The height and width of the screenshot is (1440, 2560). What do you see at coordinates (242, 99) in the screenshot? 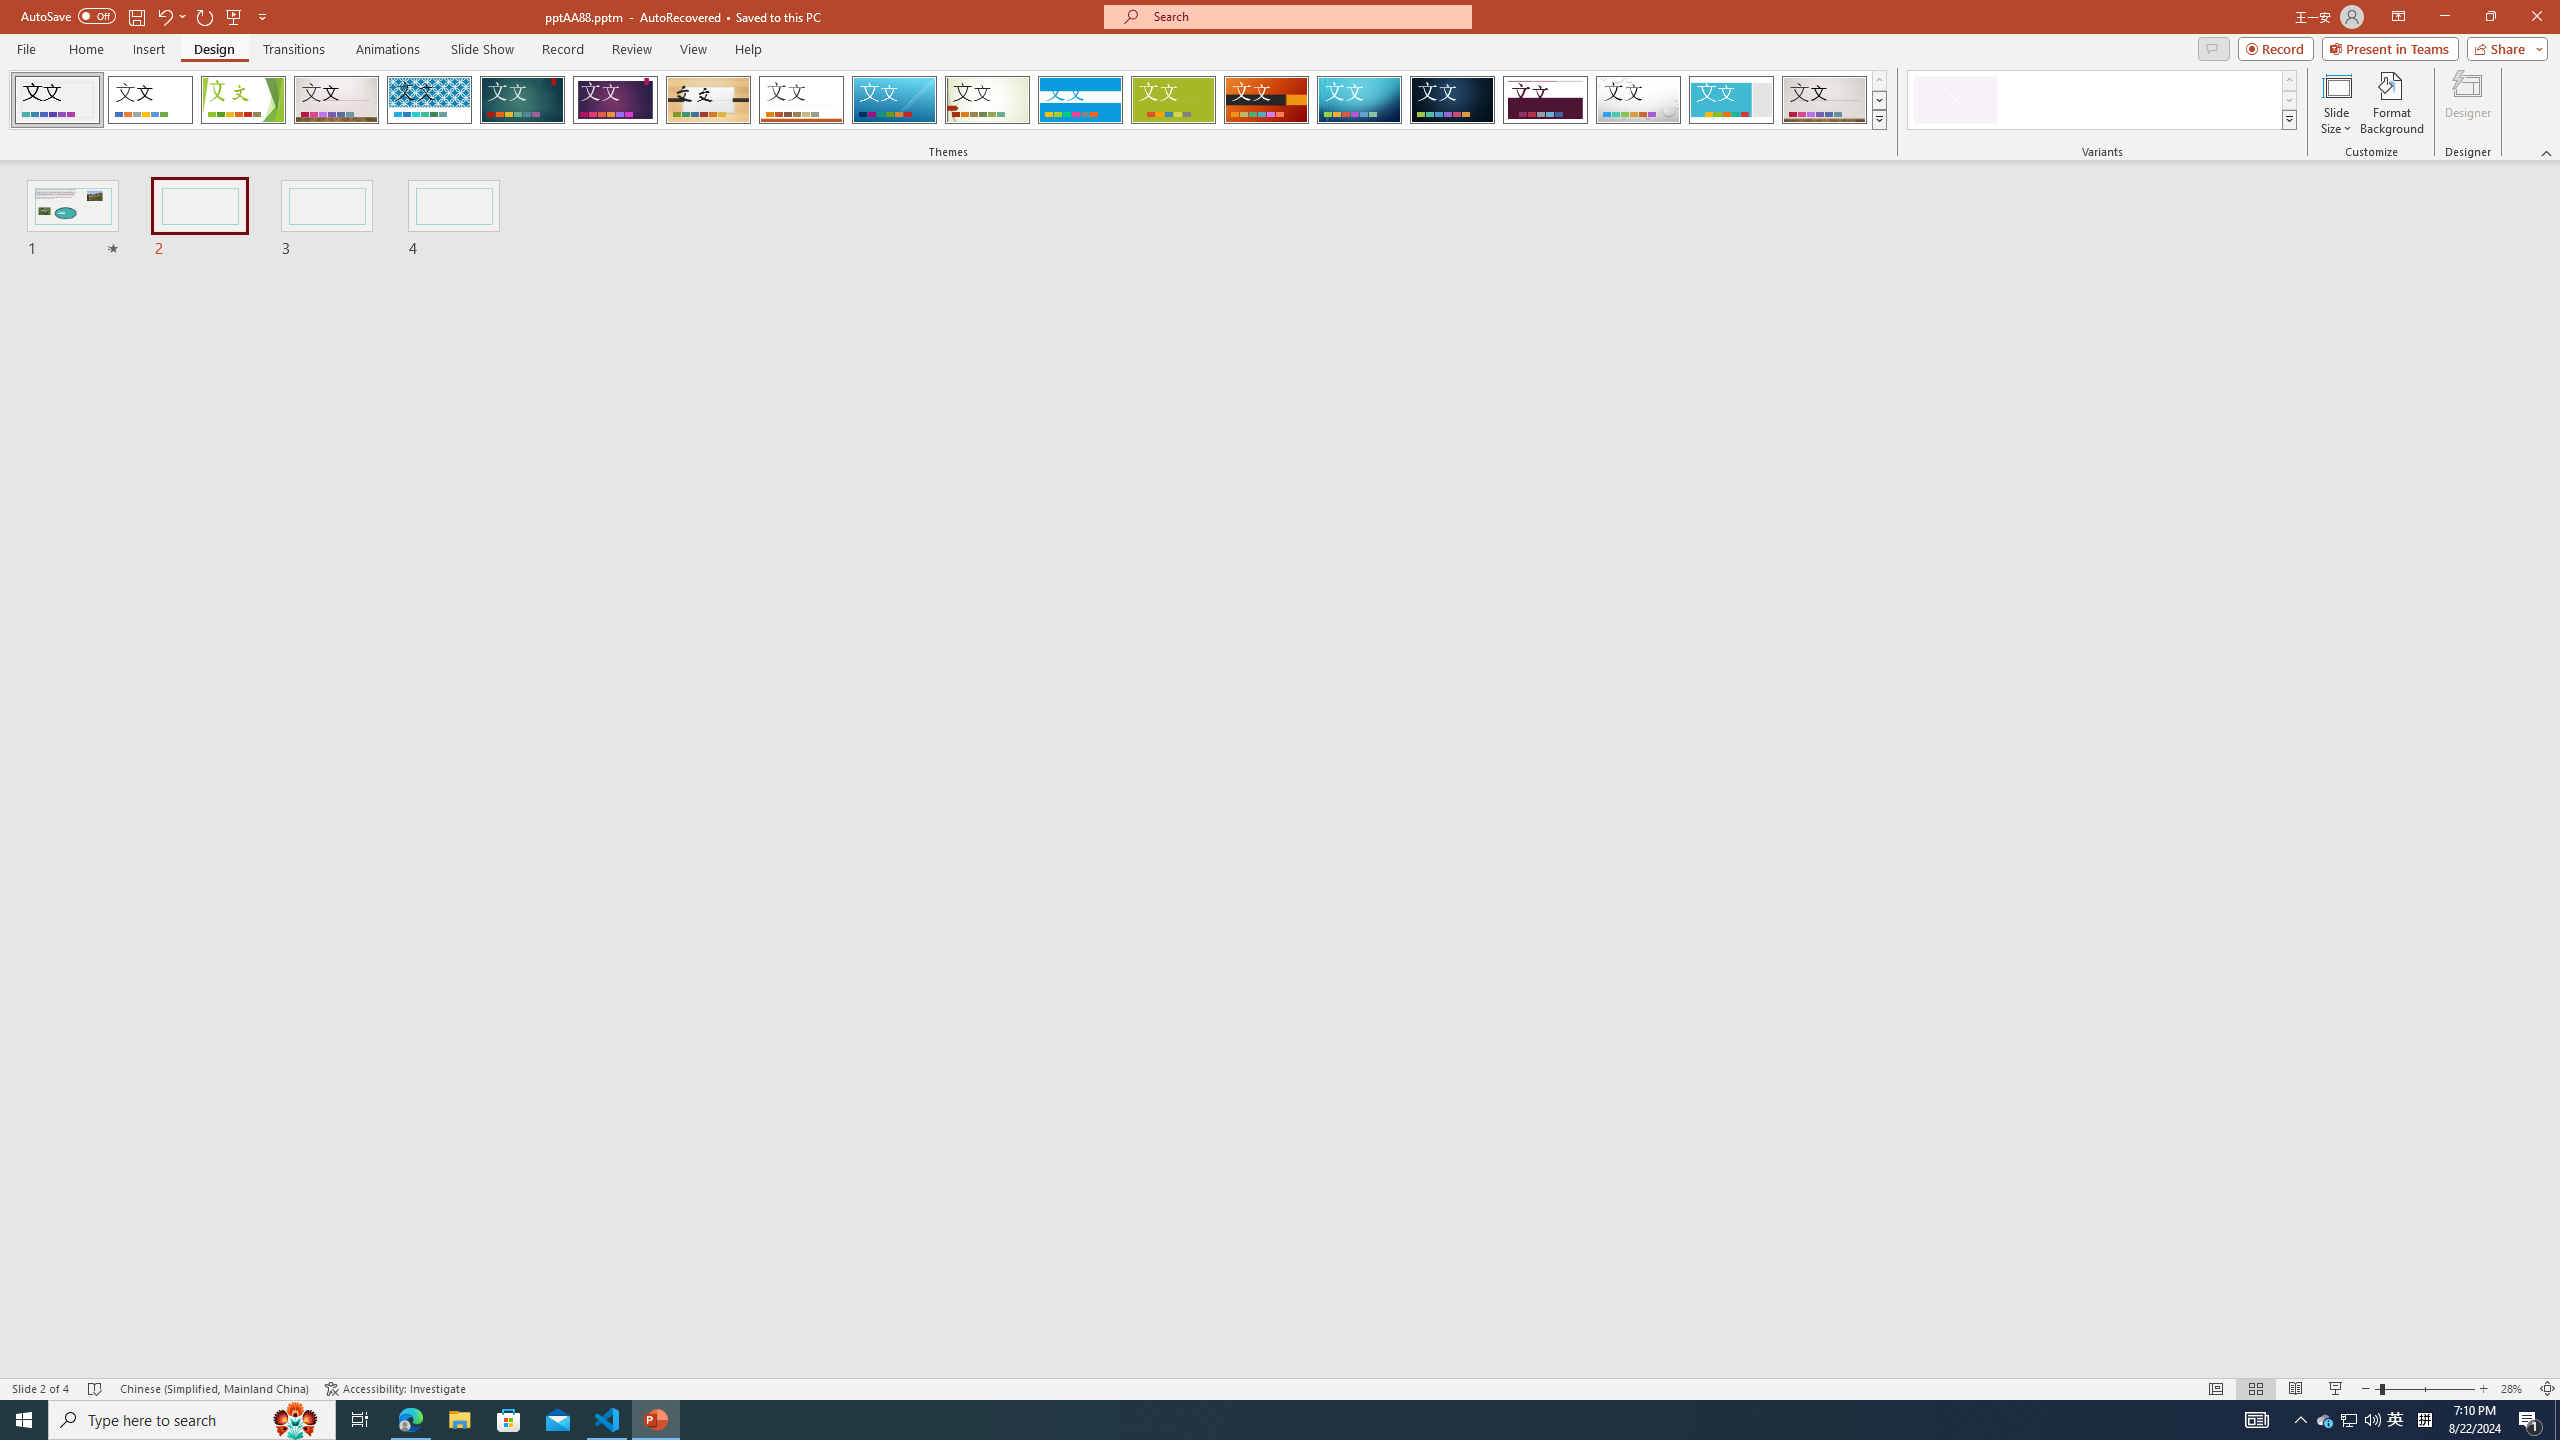
I see `'Facet'` at bounding box center [242, 99].